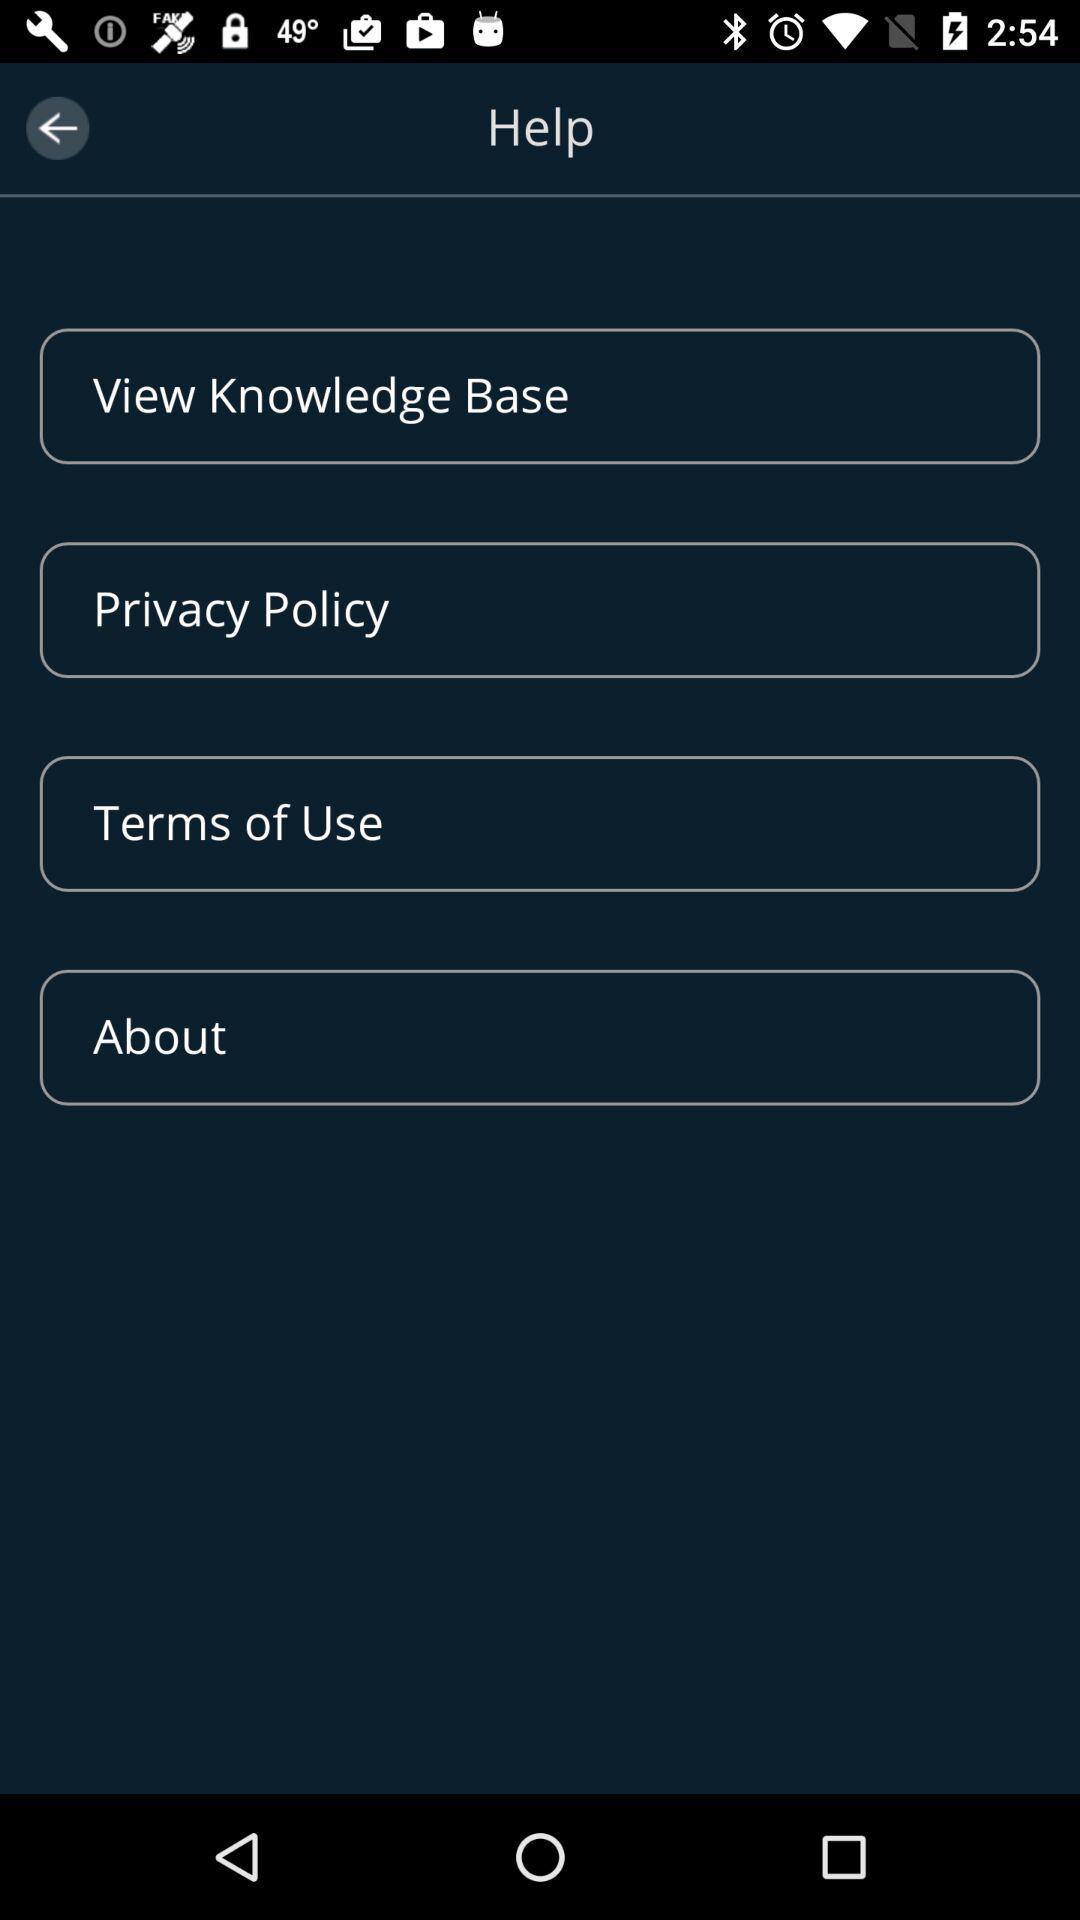 This screenshot has height=1920, width=1080. Describe the element at coordinates (540, 1037) in the screenshot. I see `the last button on the page` at that location.